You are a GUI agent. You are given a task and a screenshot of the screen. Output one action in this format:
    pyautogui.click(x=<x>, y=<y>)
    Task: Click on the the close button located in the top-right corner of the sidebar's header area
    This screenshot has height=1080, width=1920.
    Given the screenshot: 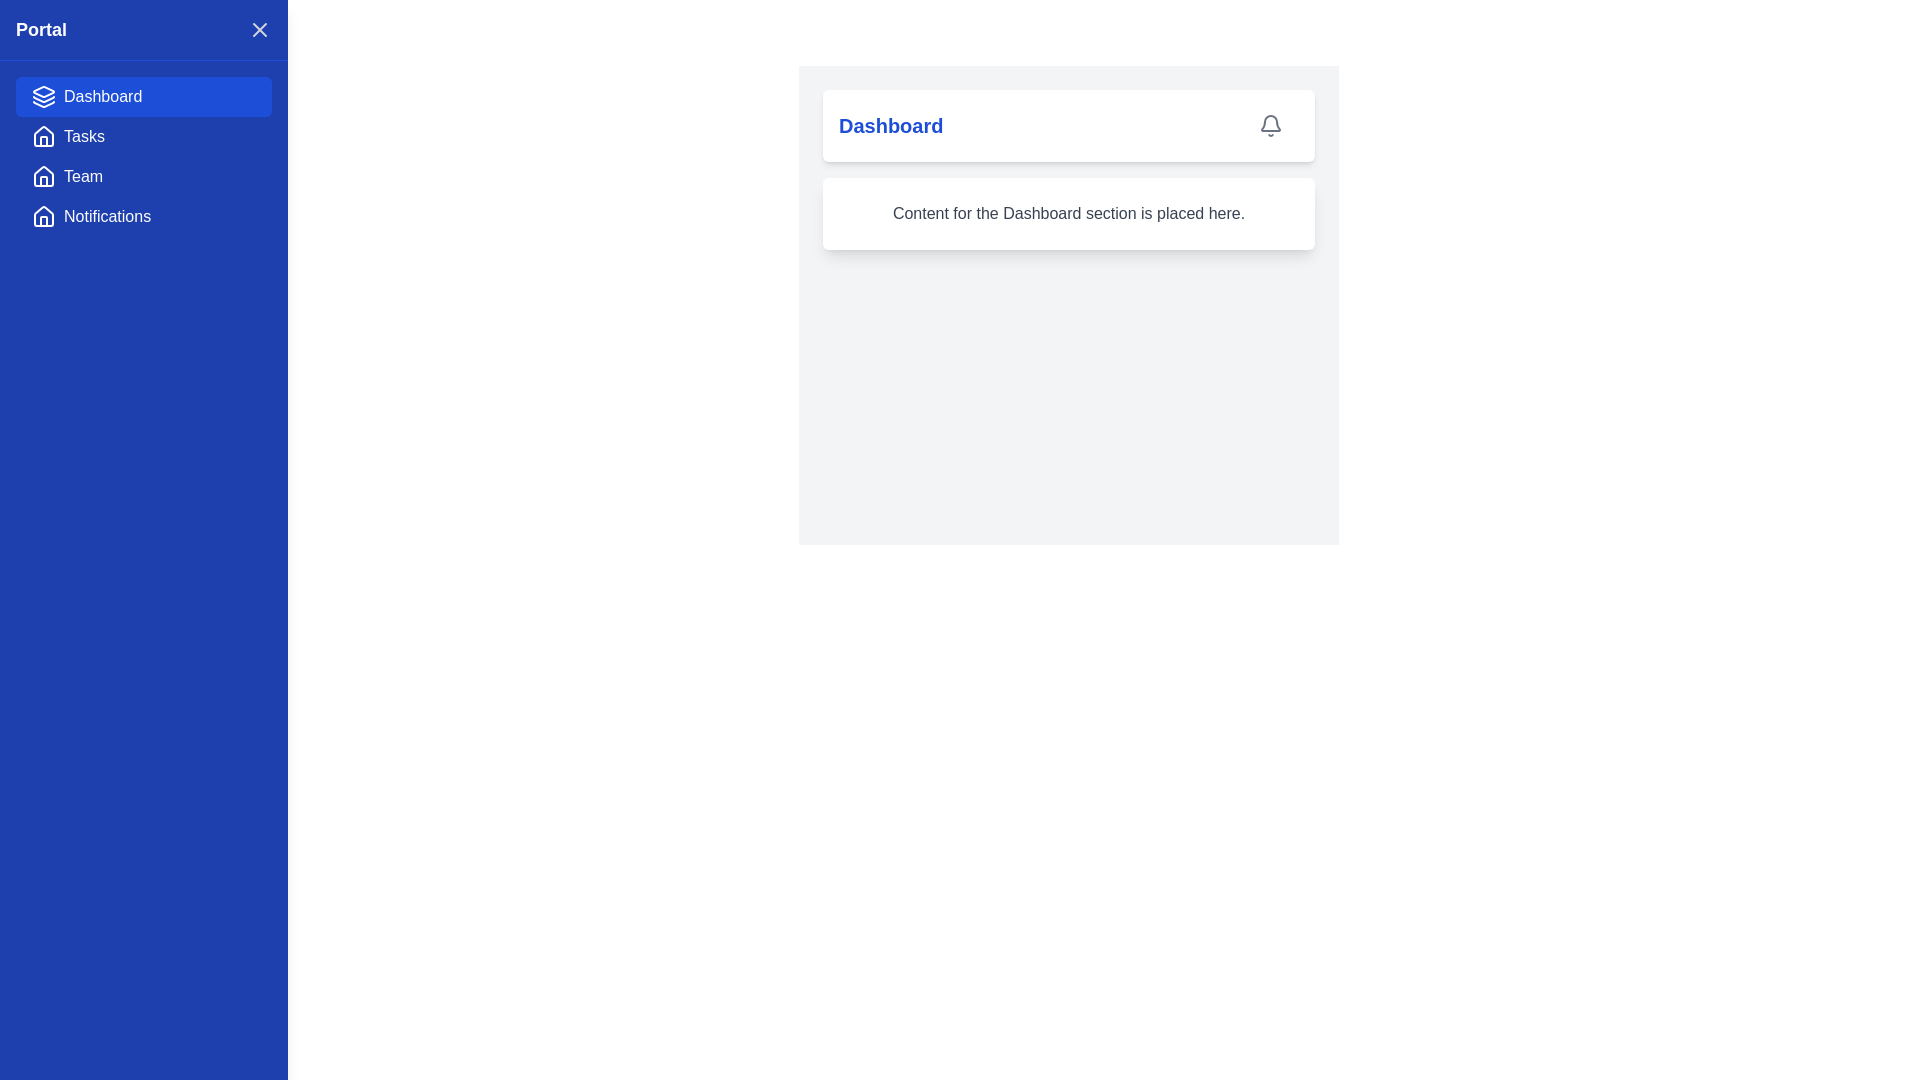 What is the action you would take?
    pyautogui.click(x=258, y=30)
    